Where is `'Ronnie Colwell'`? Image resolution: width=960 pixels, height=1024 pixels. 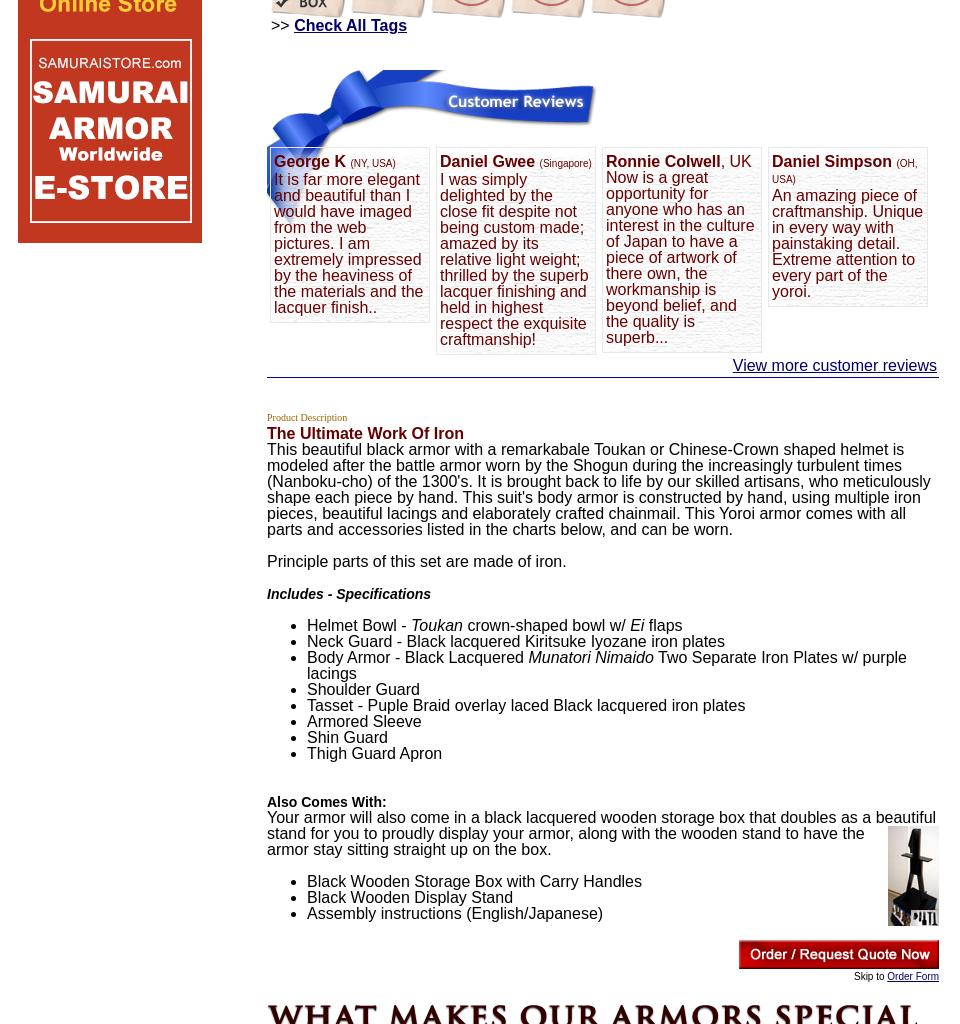 'Ronnie Colwell' is located at coordinates (662, 160).